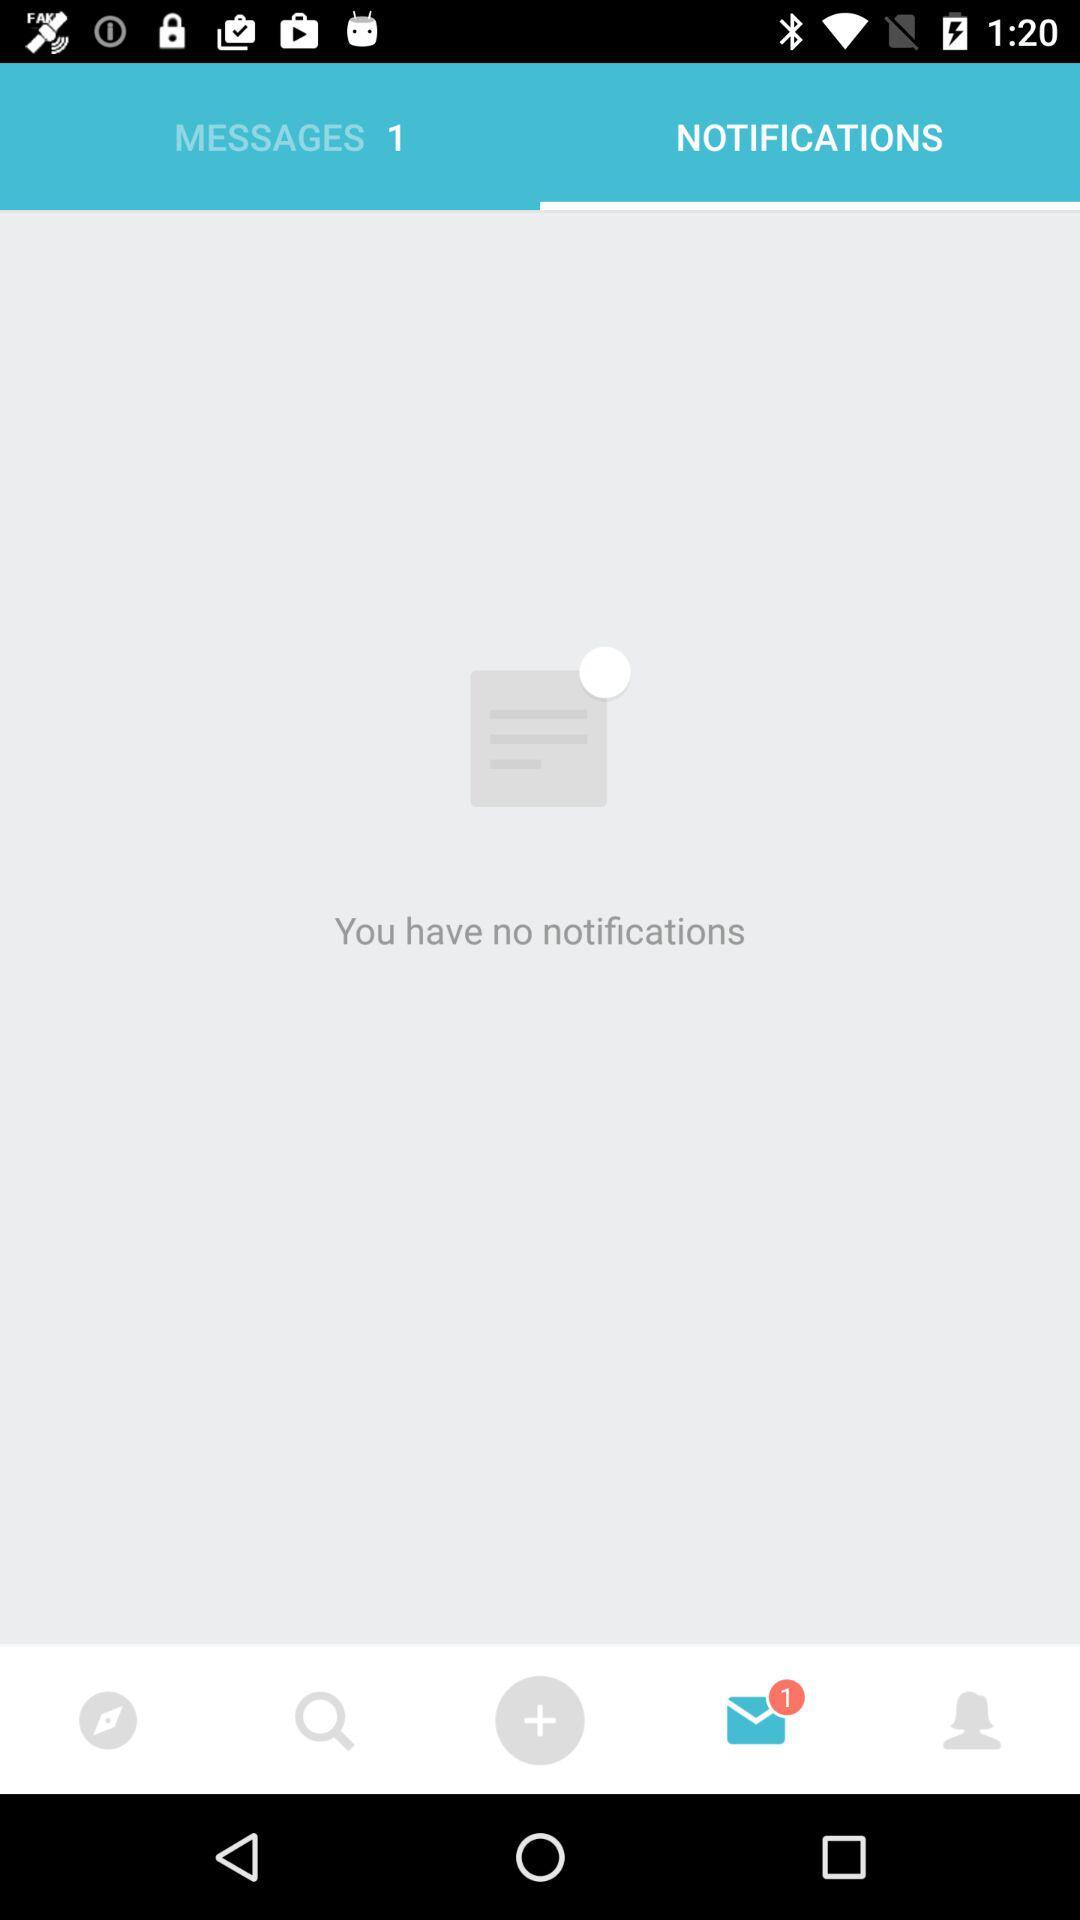 This screenshot has height=1920, width=1080. Describe the element at coordinates (971, 1719) in the screenshot. I see `move to first icon at bottom right` at that location.